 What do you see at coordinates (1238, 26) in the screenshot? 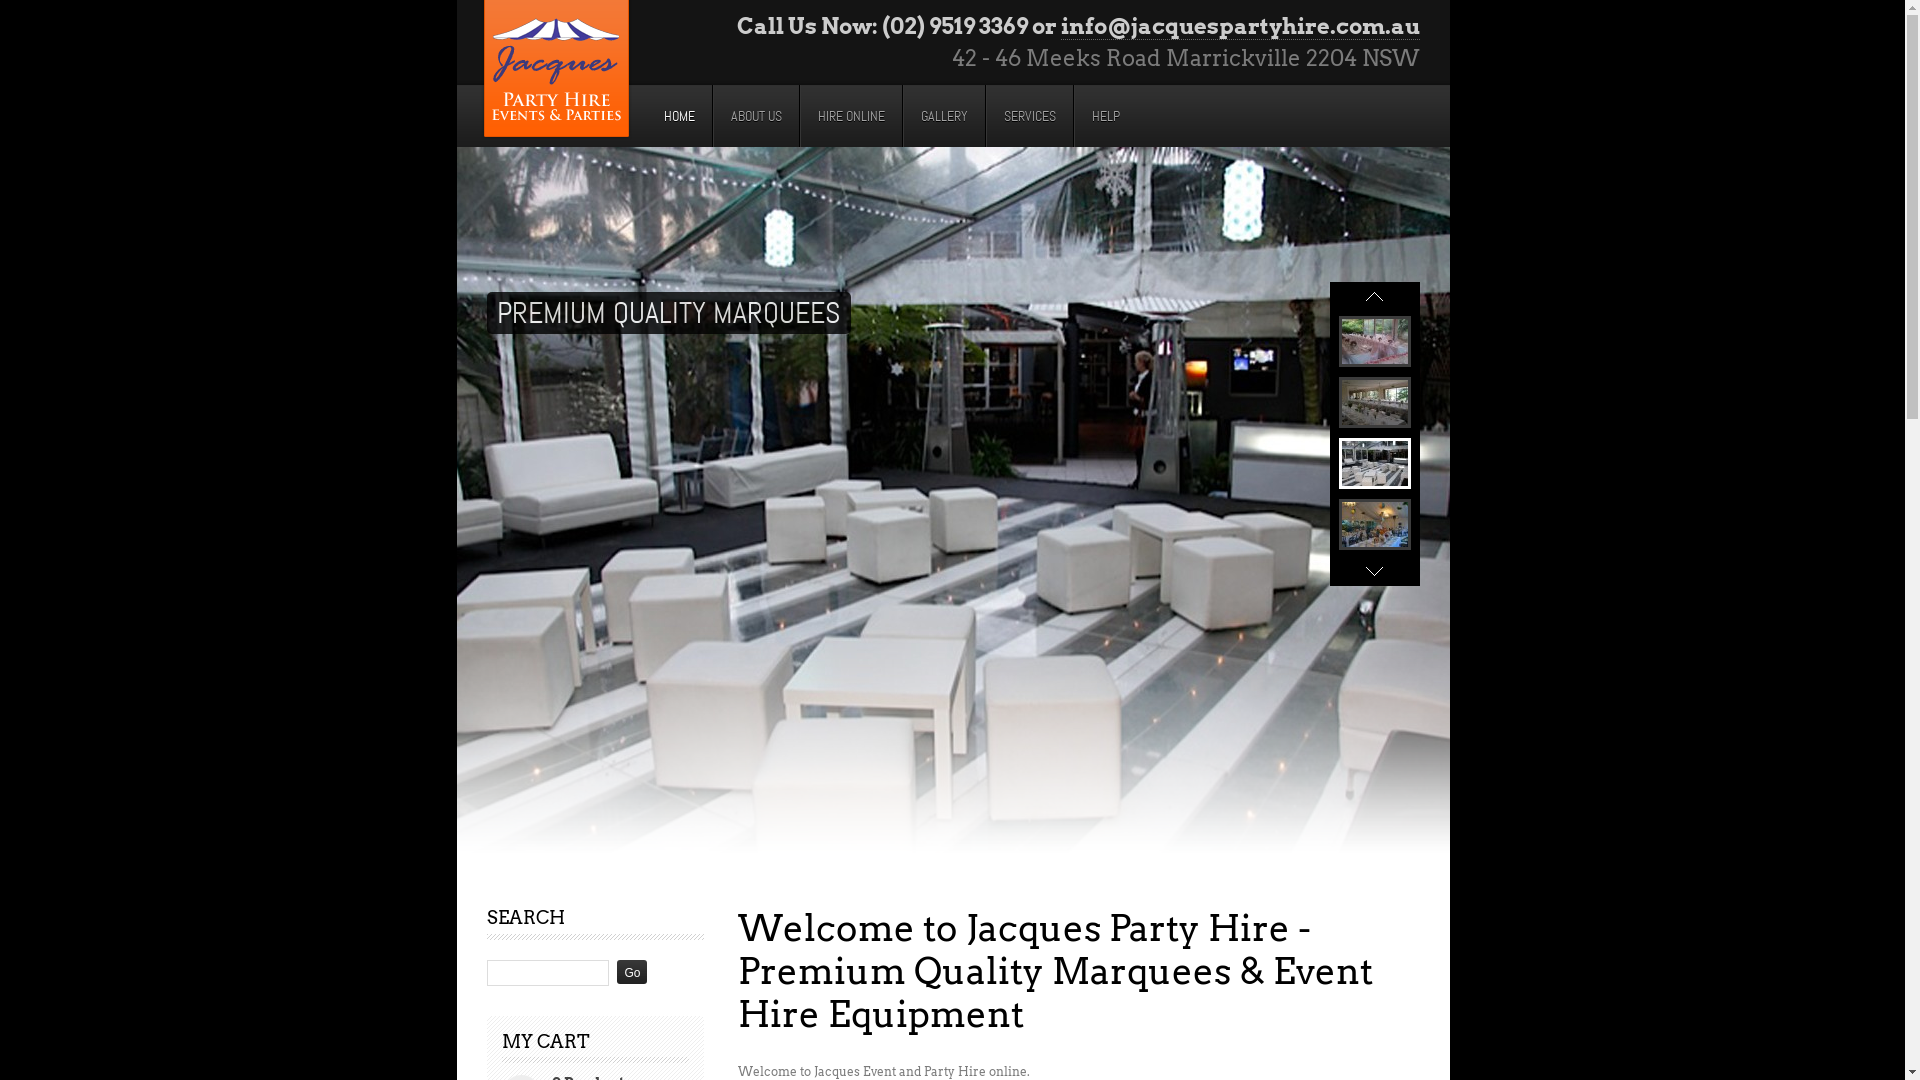
I see `'info@jacquespartyhire.com.au'` at bounding box center [1238, 26].